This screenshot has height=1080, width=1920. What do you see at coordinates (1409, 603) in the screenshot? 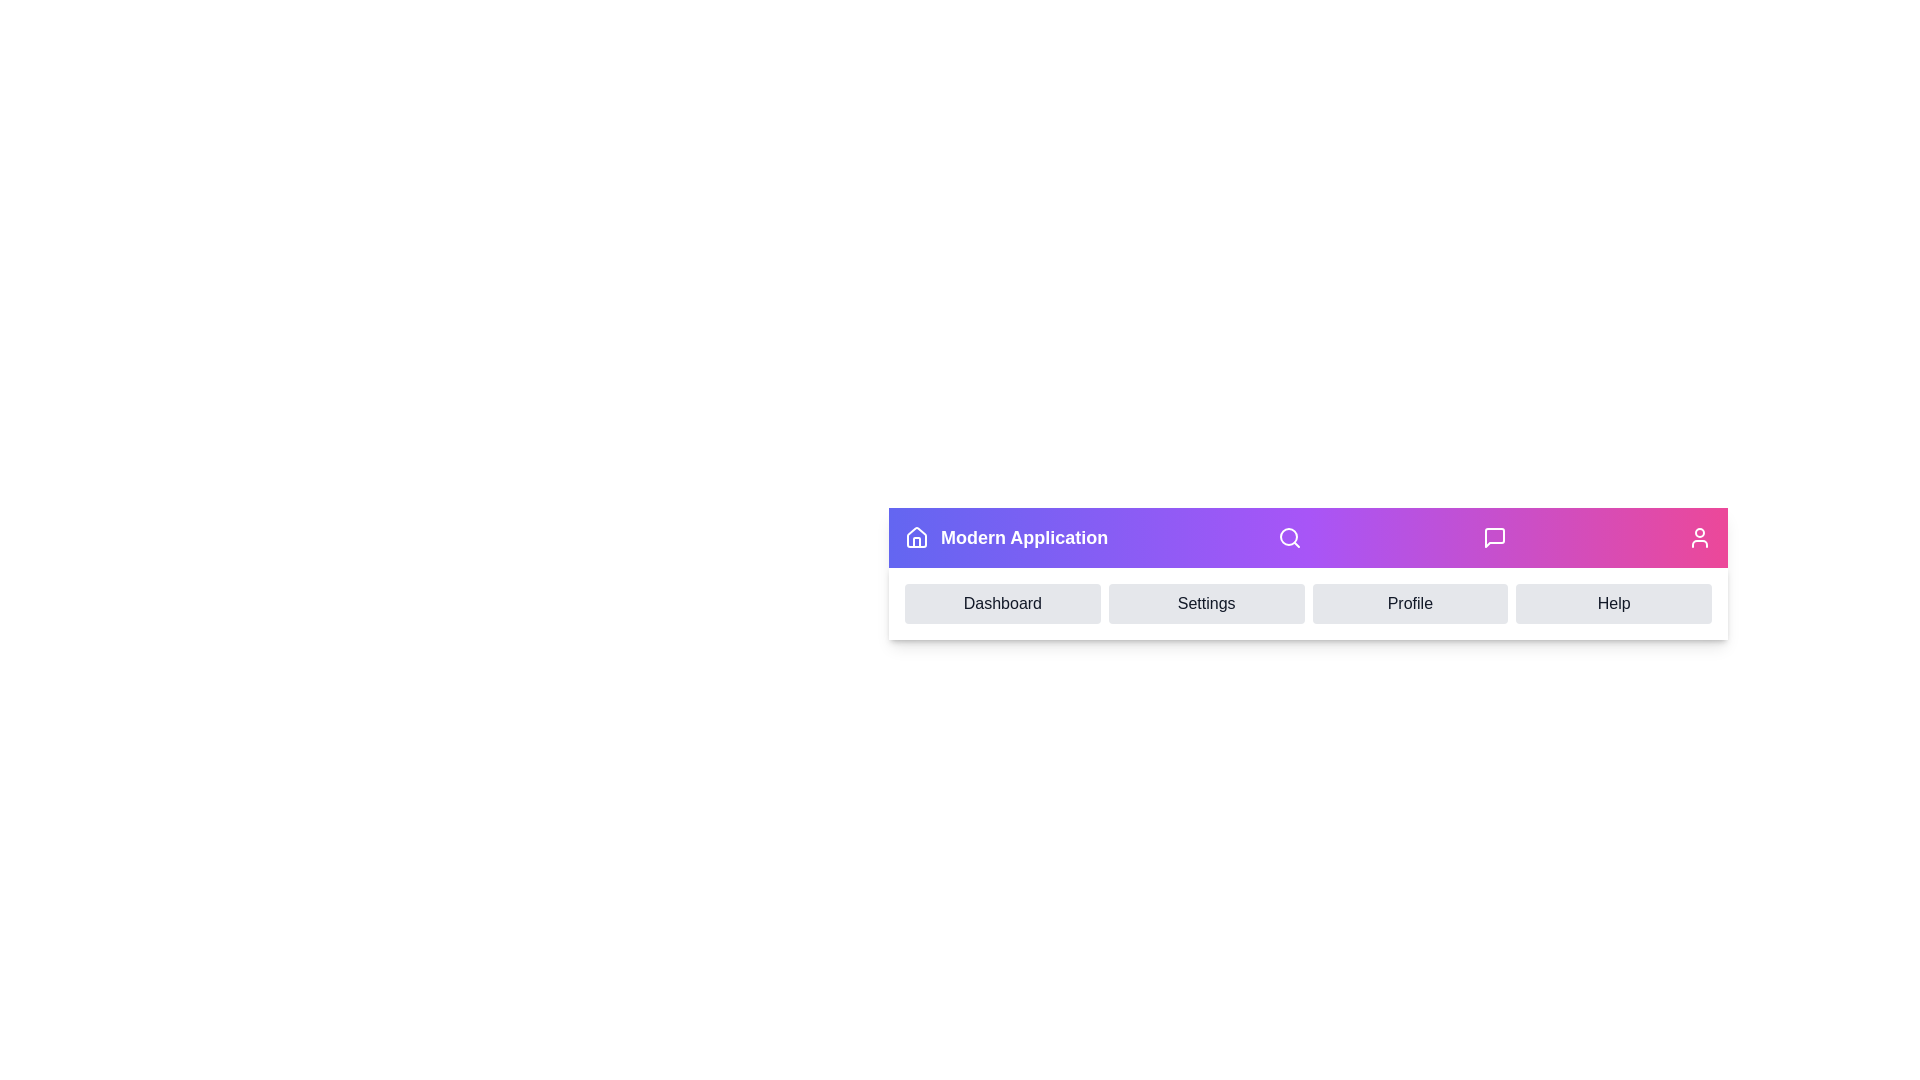
I see `the text element Profile to select it` at bounding box center [1409, 603].